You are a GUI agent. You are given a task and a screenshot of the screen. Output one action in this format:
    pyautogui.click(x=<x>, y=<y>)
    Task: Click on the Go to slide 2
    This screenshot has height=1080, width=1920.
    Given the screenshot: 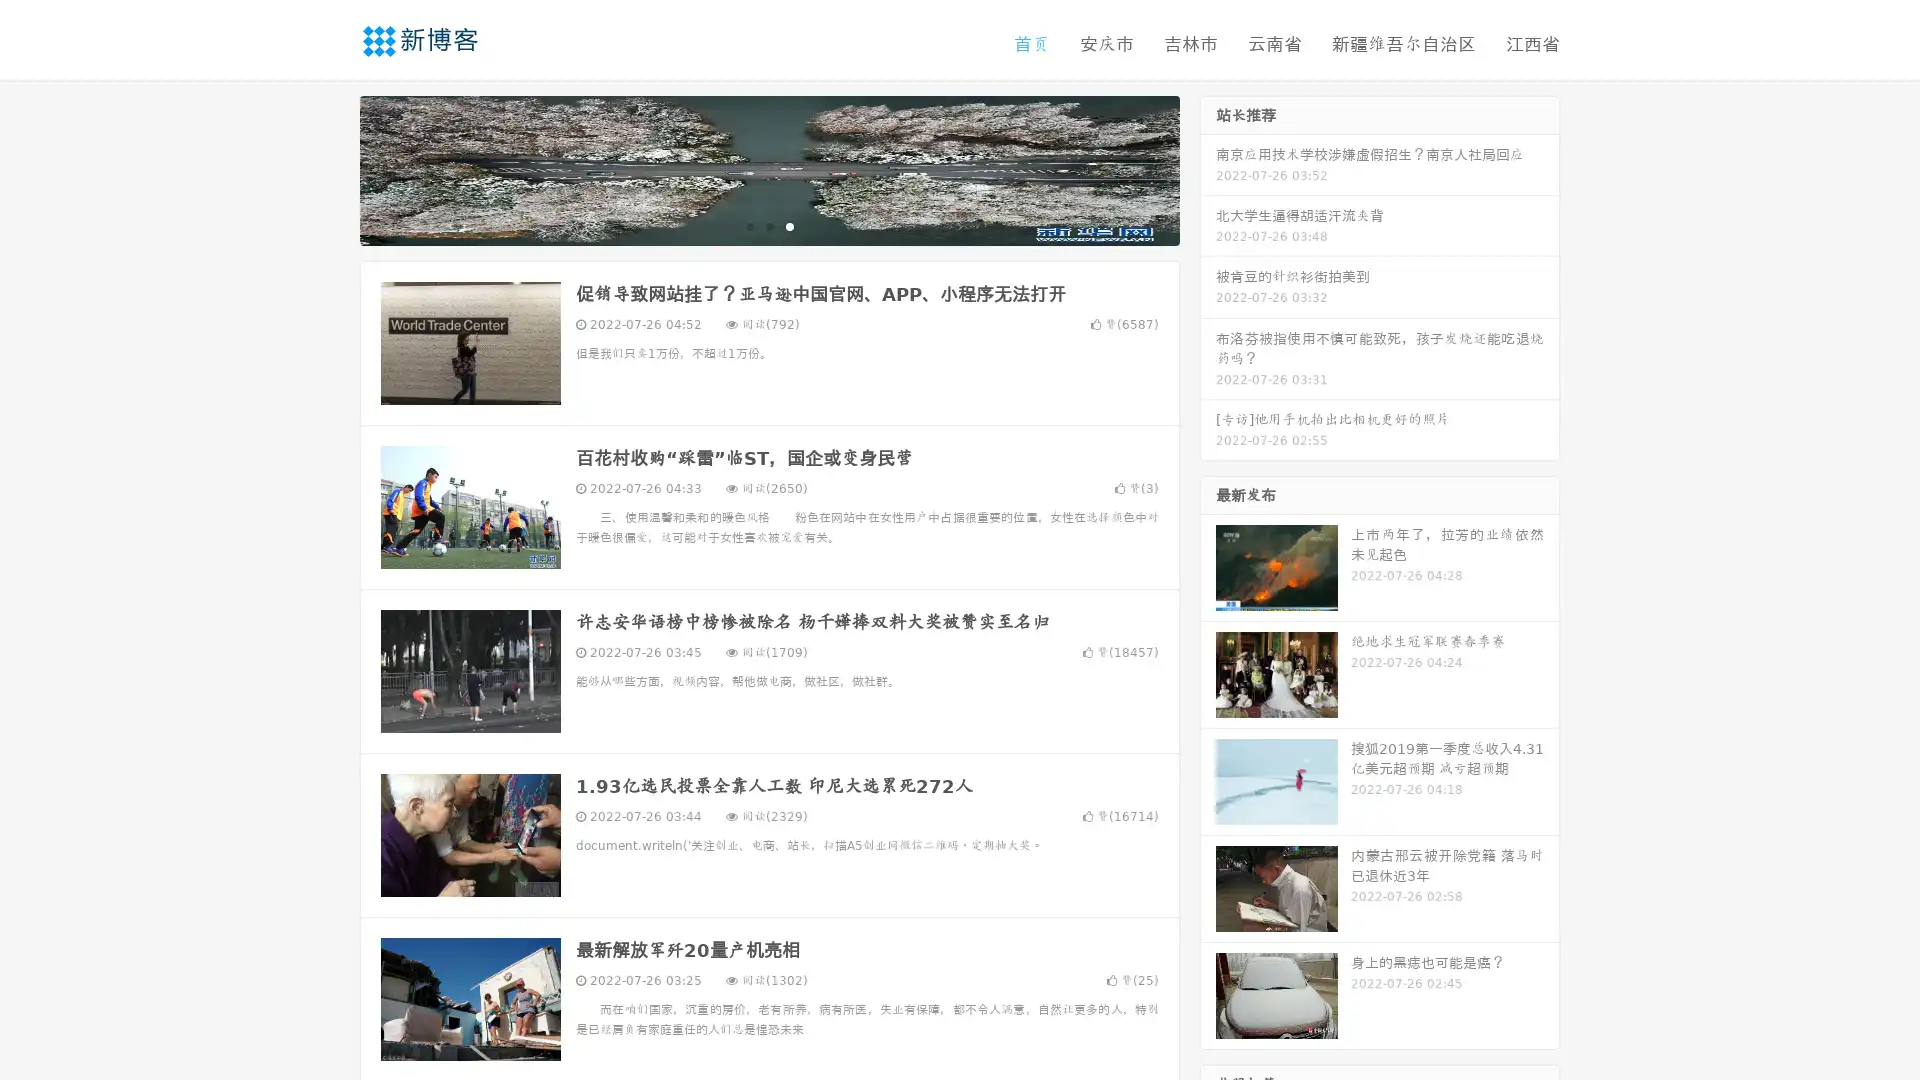 What is the action you would take?
    pyautogui.click(x=768, y=225)
    